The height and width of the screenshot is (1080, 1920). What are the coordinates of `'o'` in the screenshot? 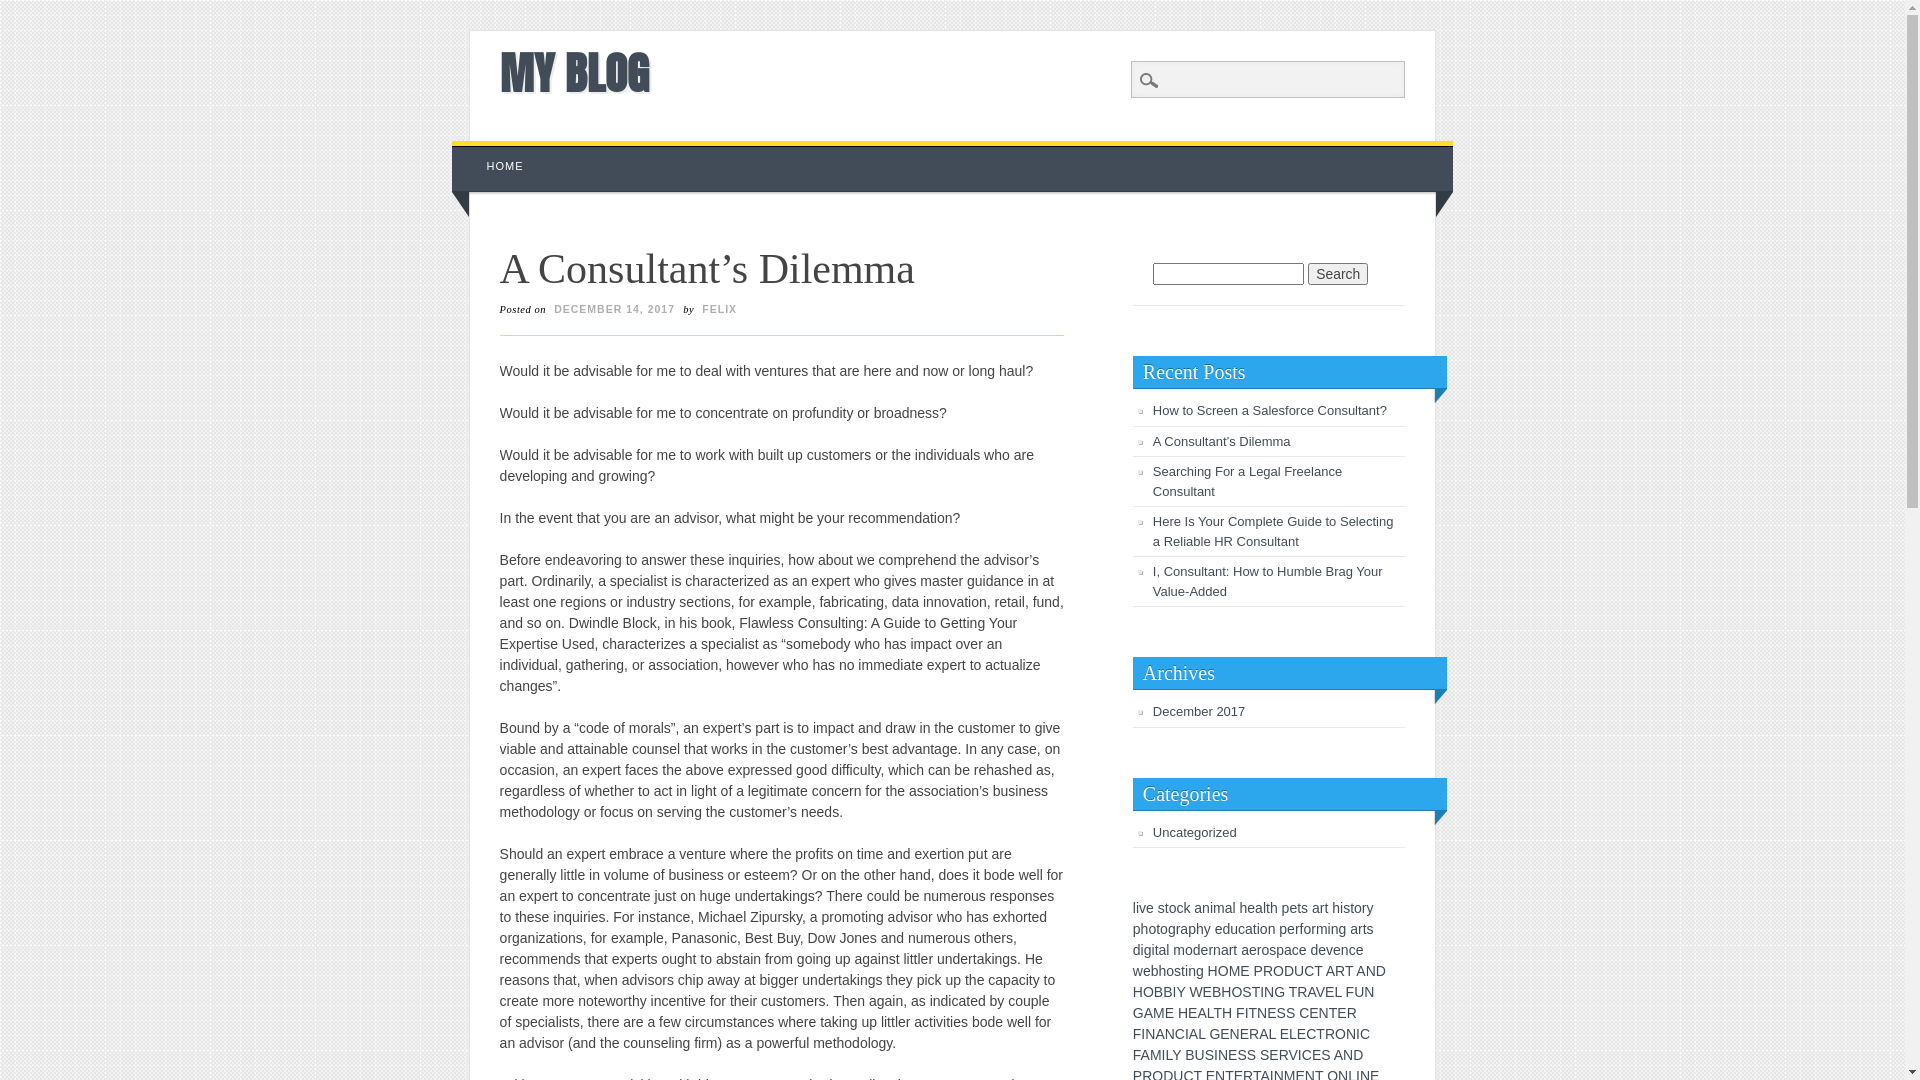 It's located at (1258, 929).